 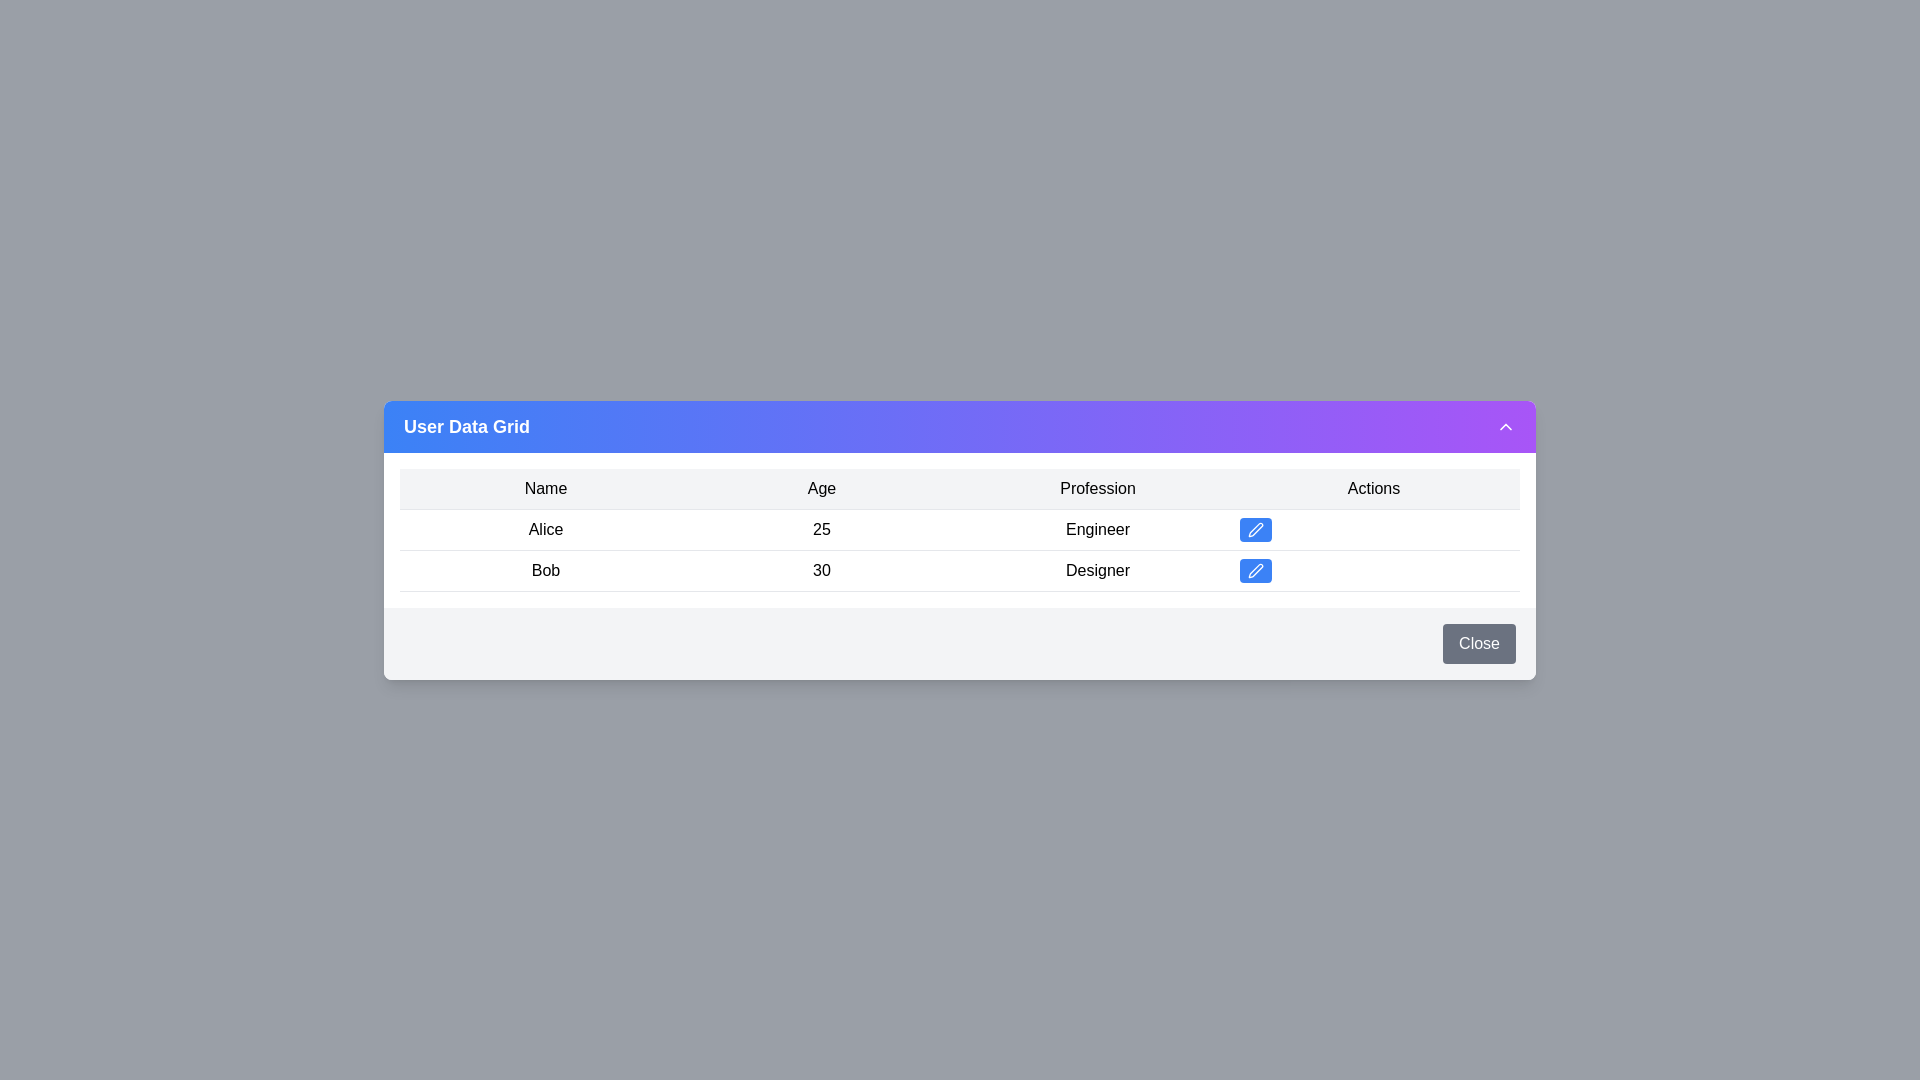 I want to click on the edit button located in the 'Actions' column of the row corresponding to 'Alice' to initiate the edit action, so click(x=1255, y=527).